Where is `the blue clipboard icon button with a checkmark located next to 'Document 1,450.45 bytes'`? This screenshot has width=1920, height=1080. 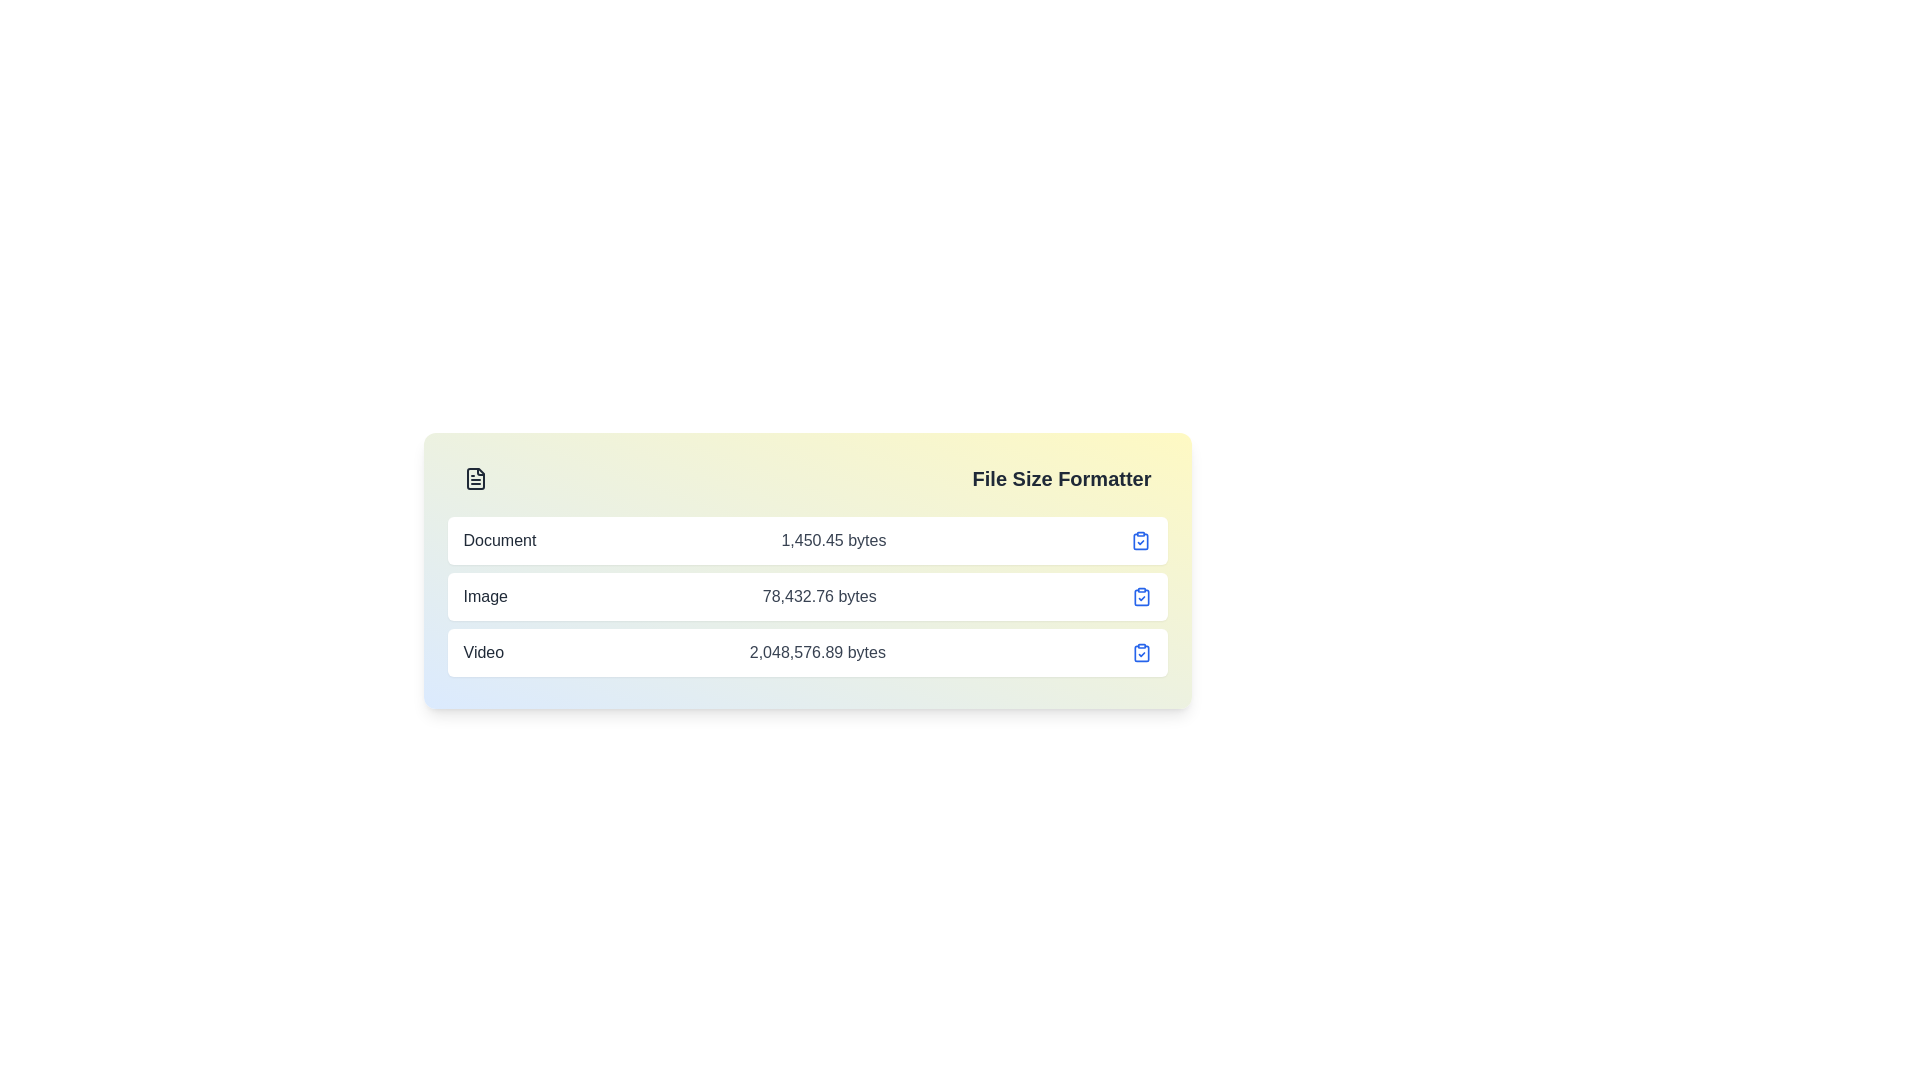 the blue clipboard icon button with a checkmark located next to 'Document 1,450.45 bytes' is located at coordinates (1141, 540).